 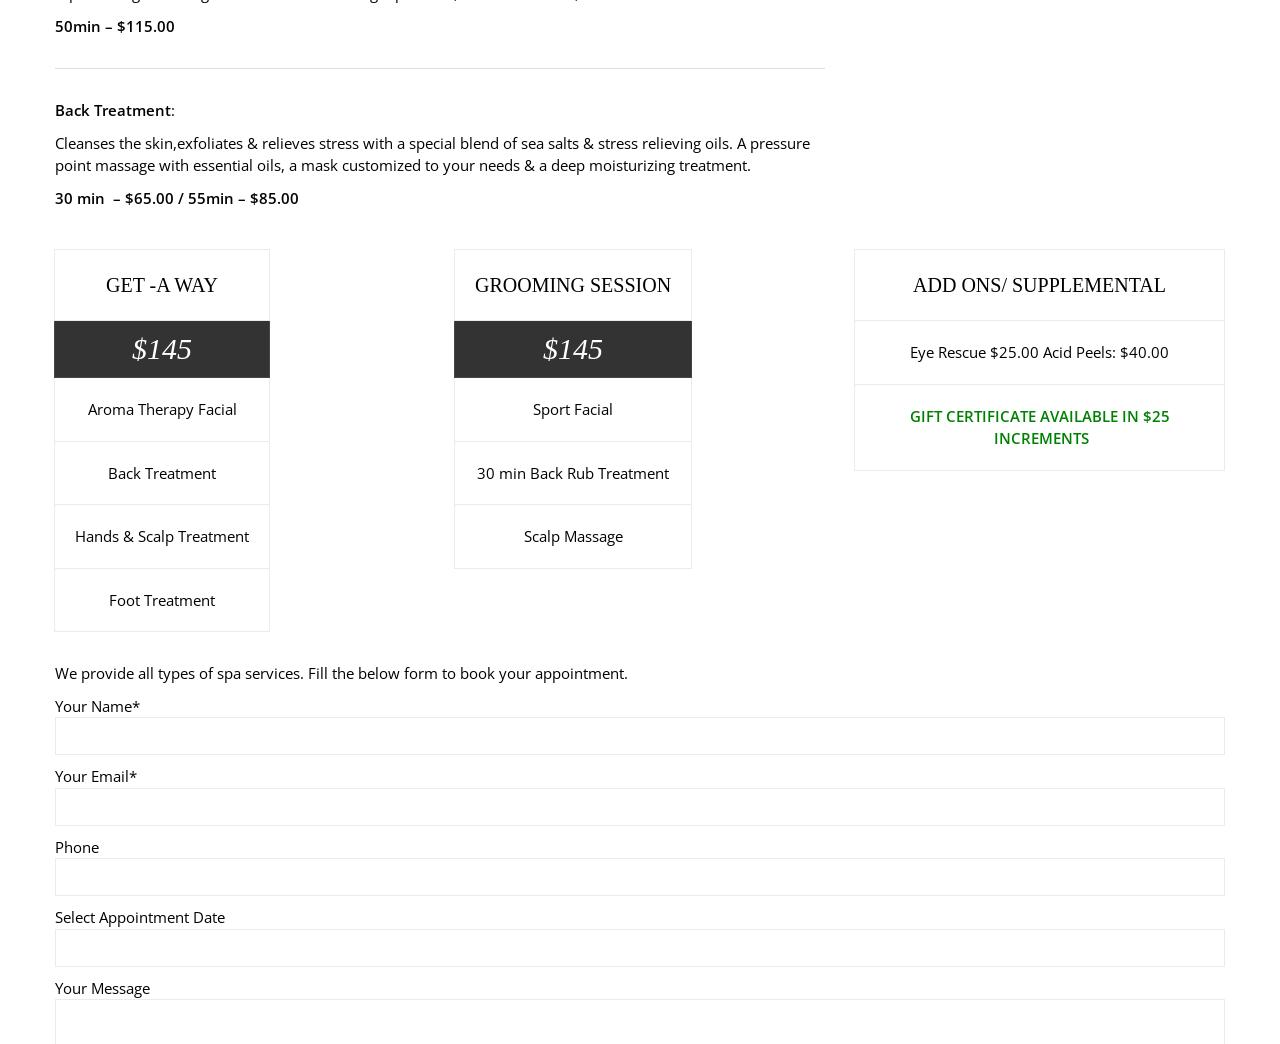 What do you see at coordinates (101, 986) in the screenshot?
I see `'Your Message'` at bounding box center [101, 986].